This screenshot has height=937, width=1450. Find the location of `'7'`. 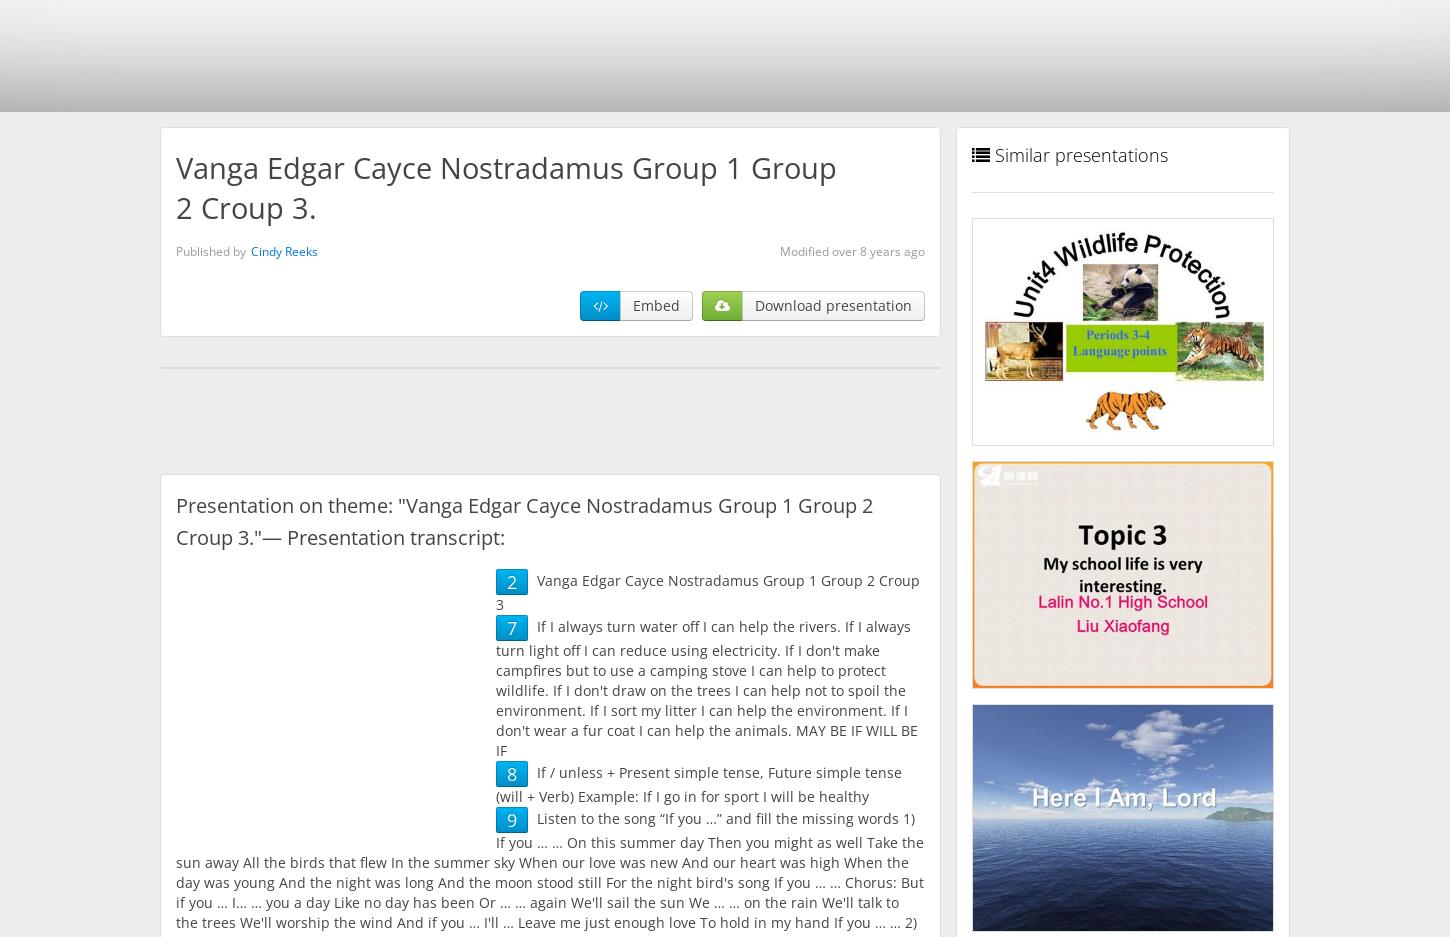

'7' is located at coordinates (507, 627).